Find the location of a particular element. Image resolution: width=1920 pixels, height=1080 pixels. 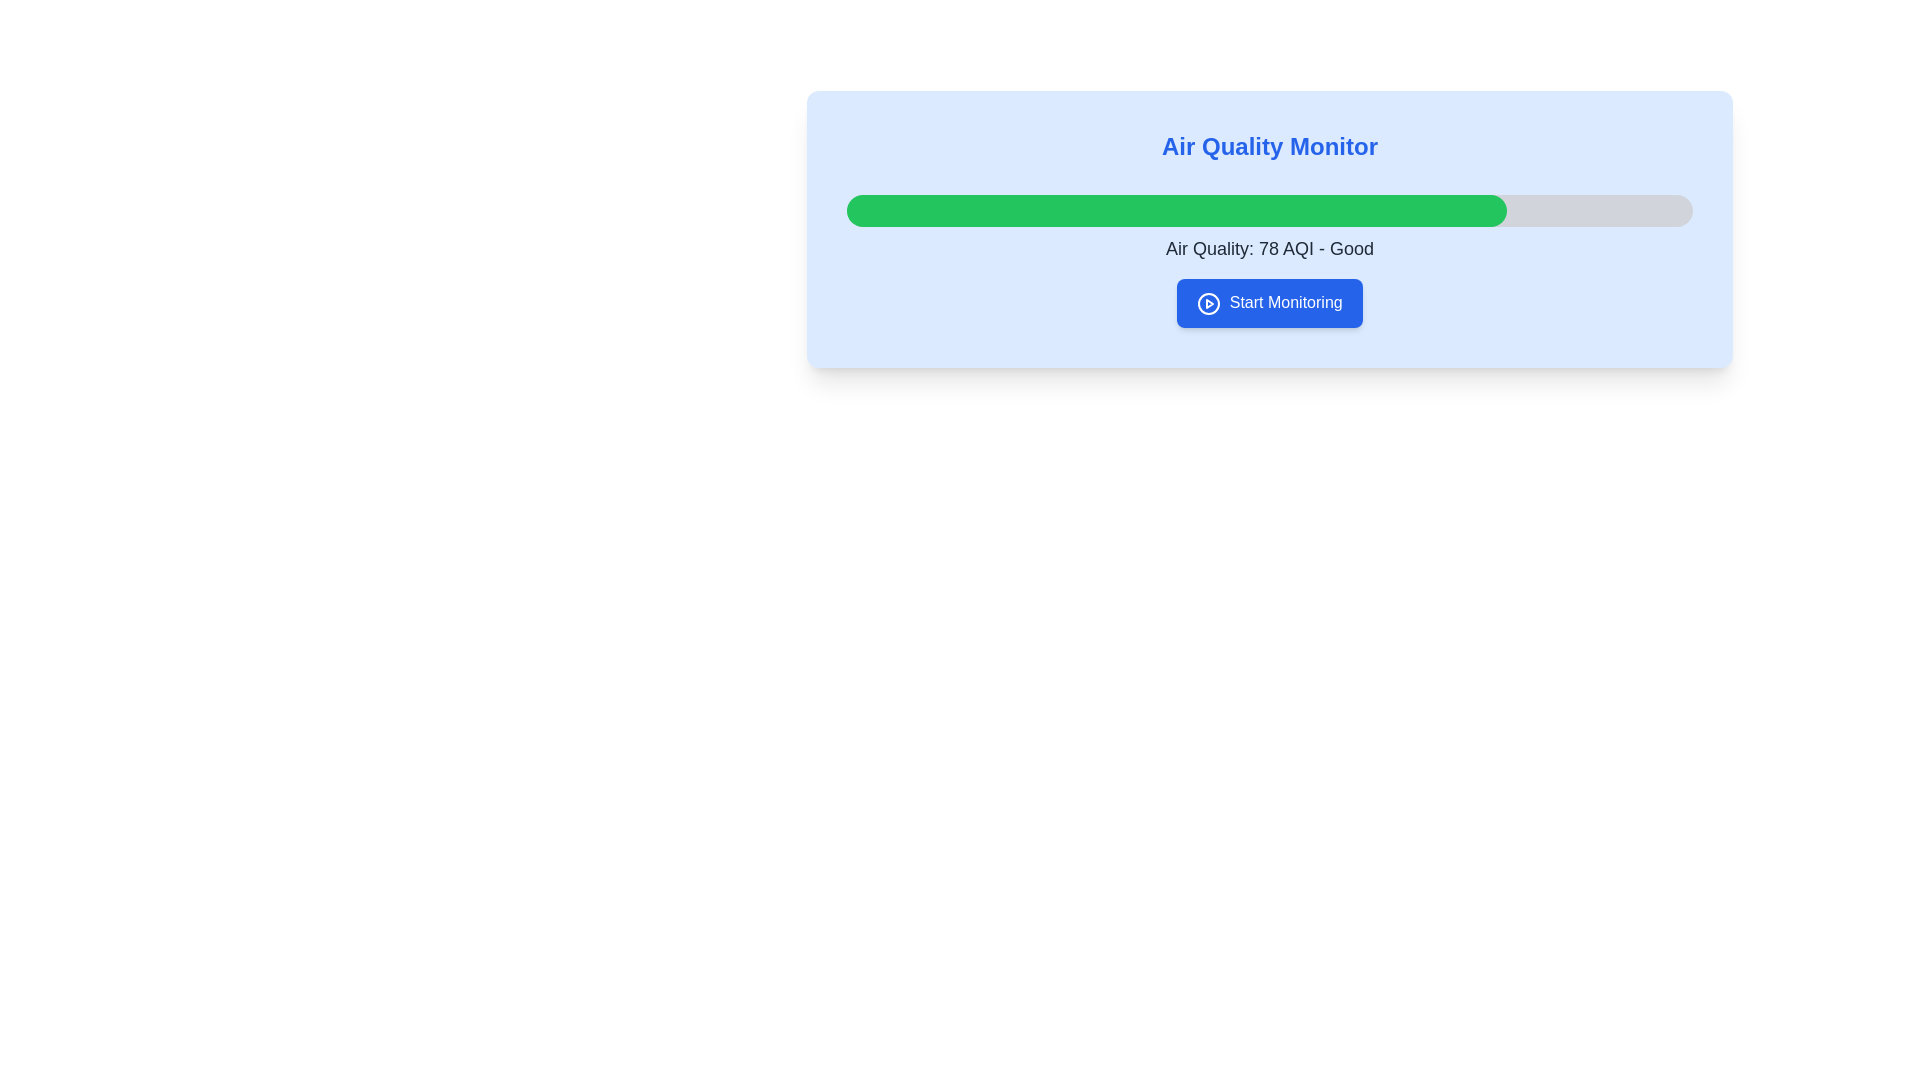

the interactive button located within the 'Air Quality Monitor' card, positioned below the text 'Air Quality: 78 AQI - Good' to activate visual effects is located at coordinates (1269, 303).